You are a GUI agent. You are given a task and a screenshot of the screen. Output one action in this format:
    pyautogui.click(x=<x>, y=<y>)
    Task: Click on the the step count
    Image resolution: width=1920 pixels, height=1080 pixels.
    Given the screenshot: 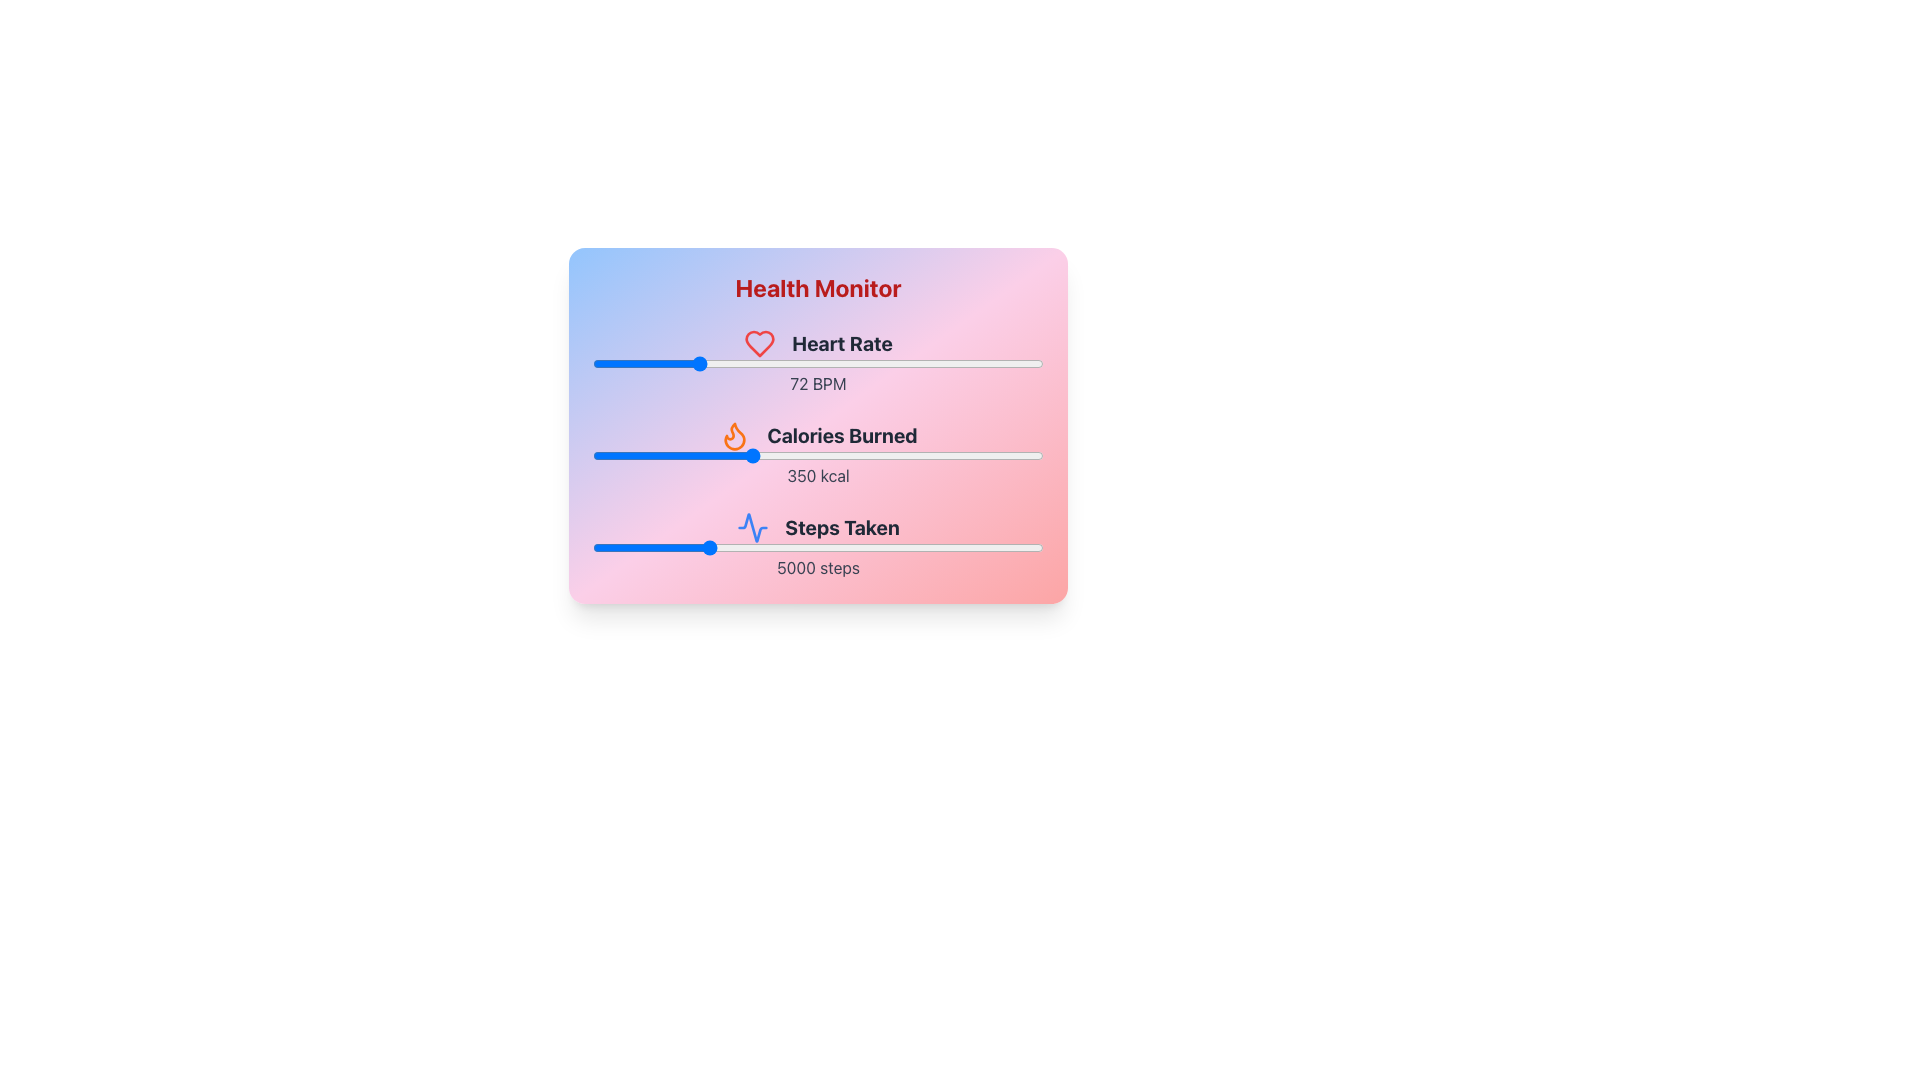 What is the action you would take?
    pyautogui.click(x=804, y=547)
    